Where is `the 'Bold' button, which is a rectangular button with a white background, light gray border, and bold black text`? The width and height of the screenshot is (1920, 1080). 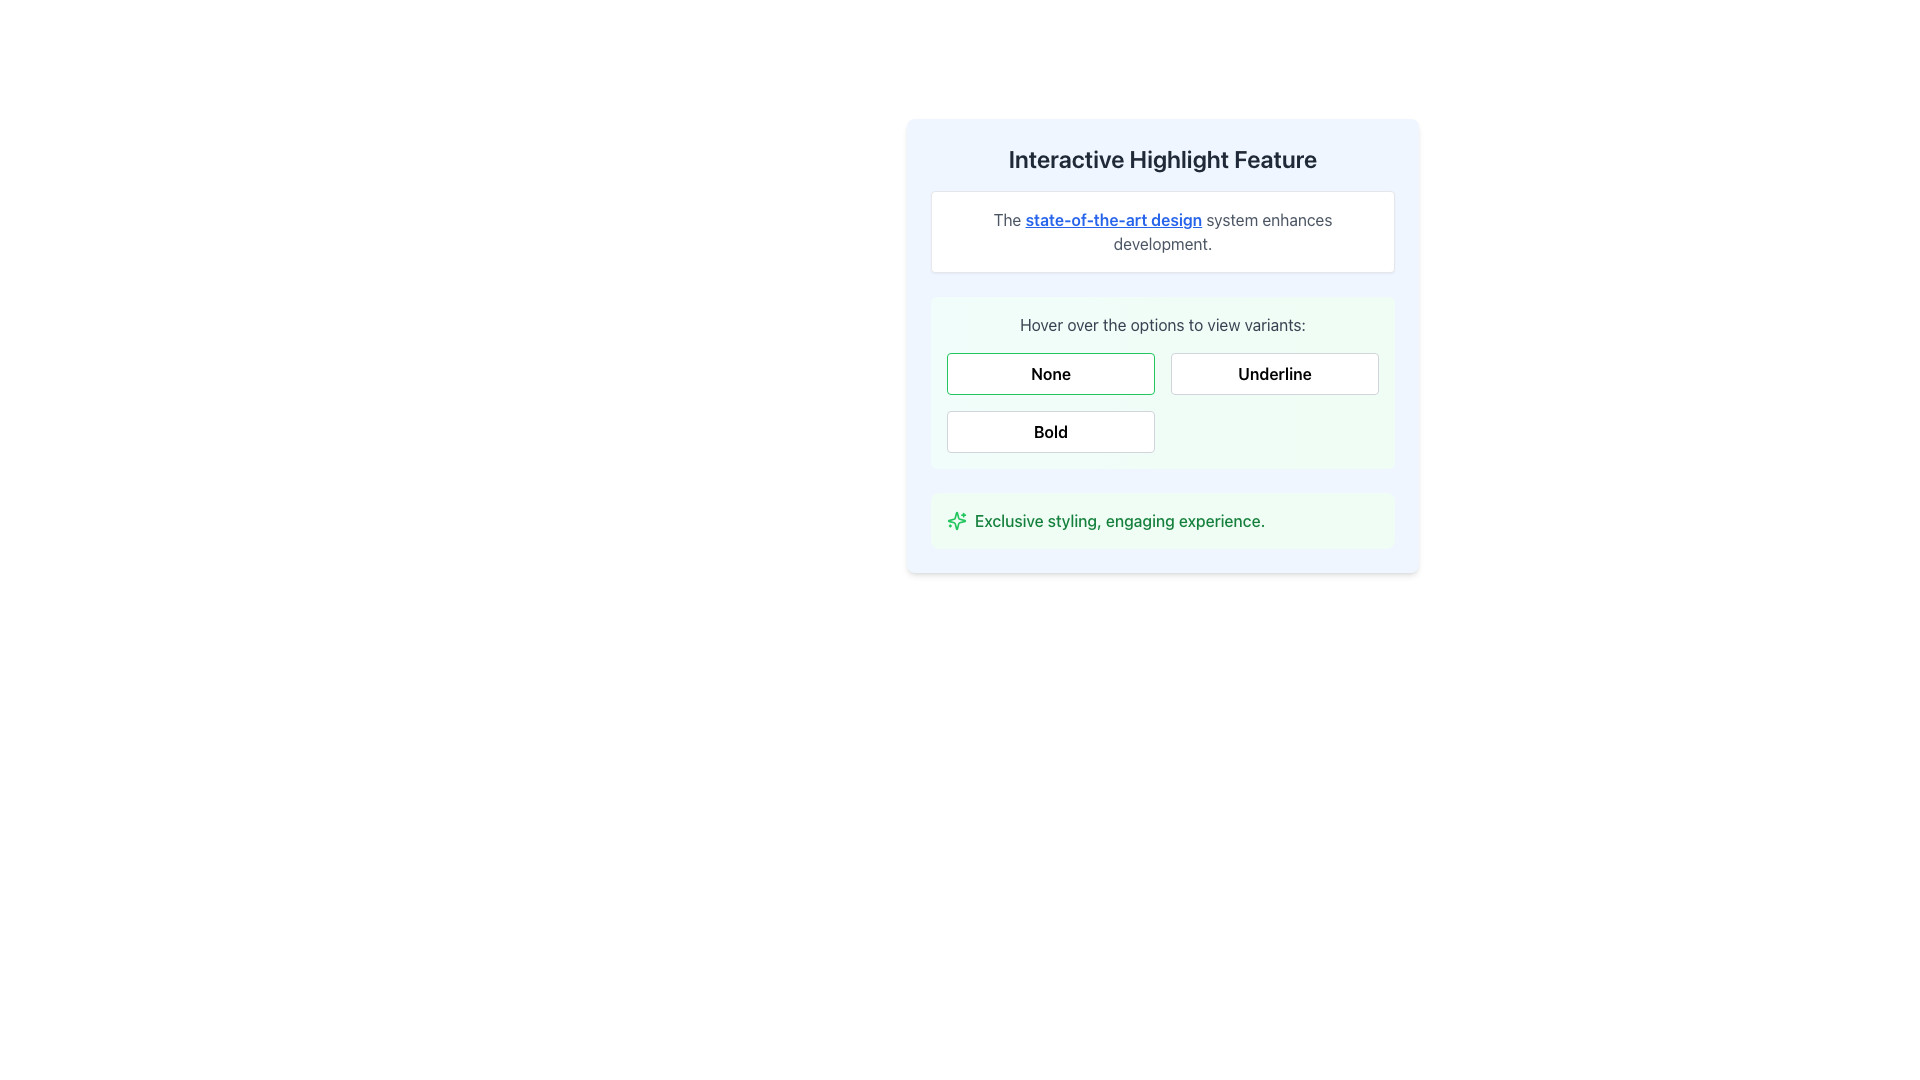
the 'Bold' button, which is a rectangular button with a white background, light gray border, and bold black text is located at coordinates (1050, 431).